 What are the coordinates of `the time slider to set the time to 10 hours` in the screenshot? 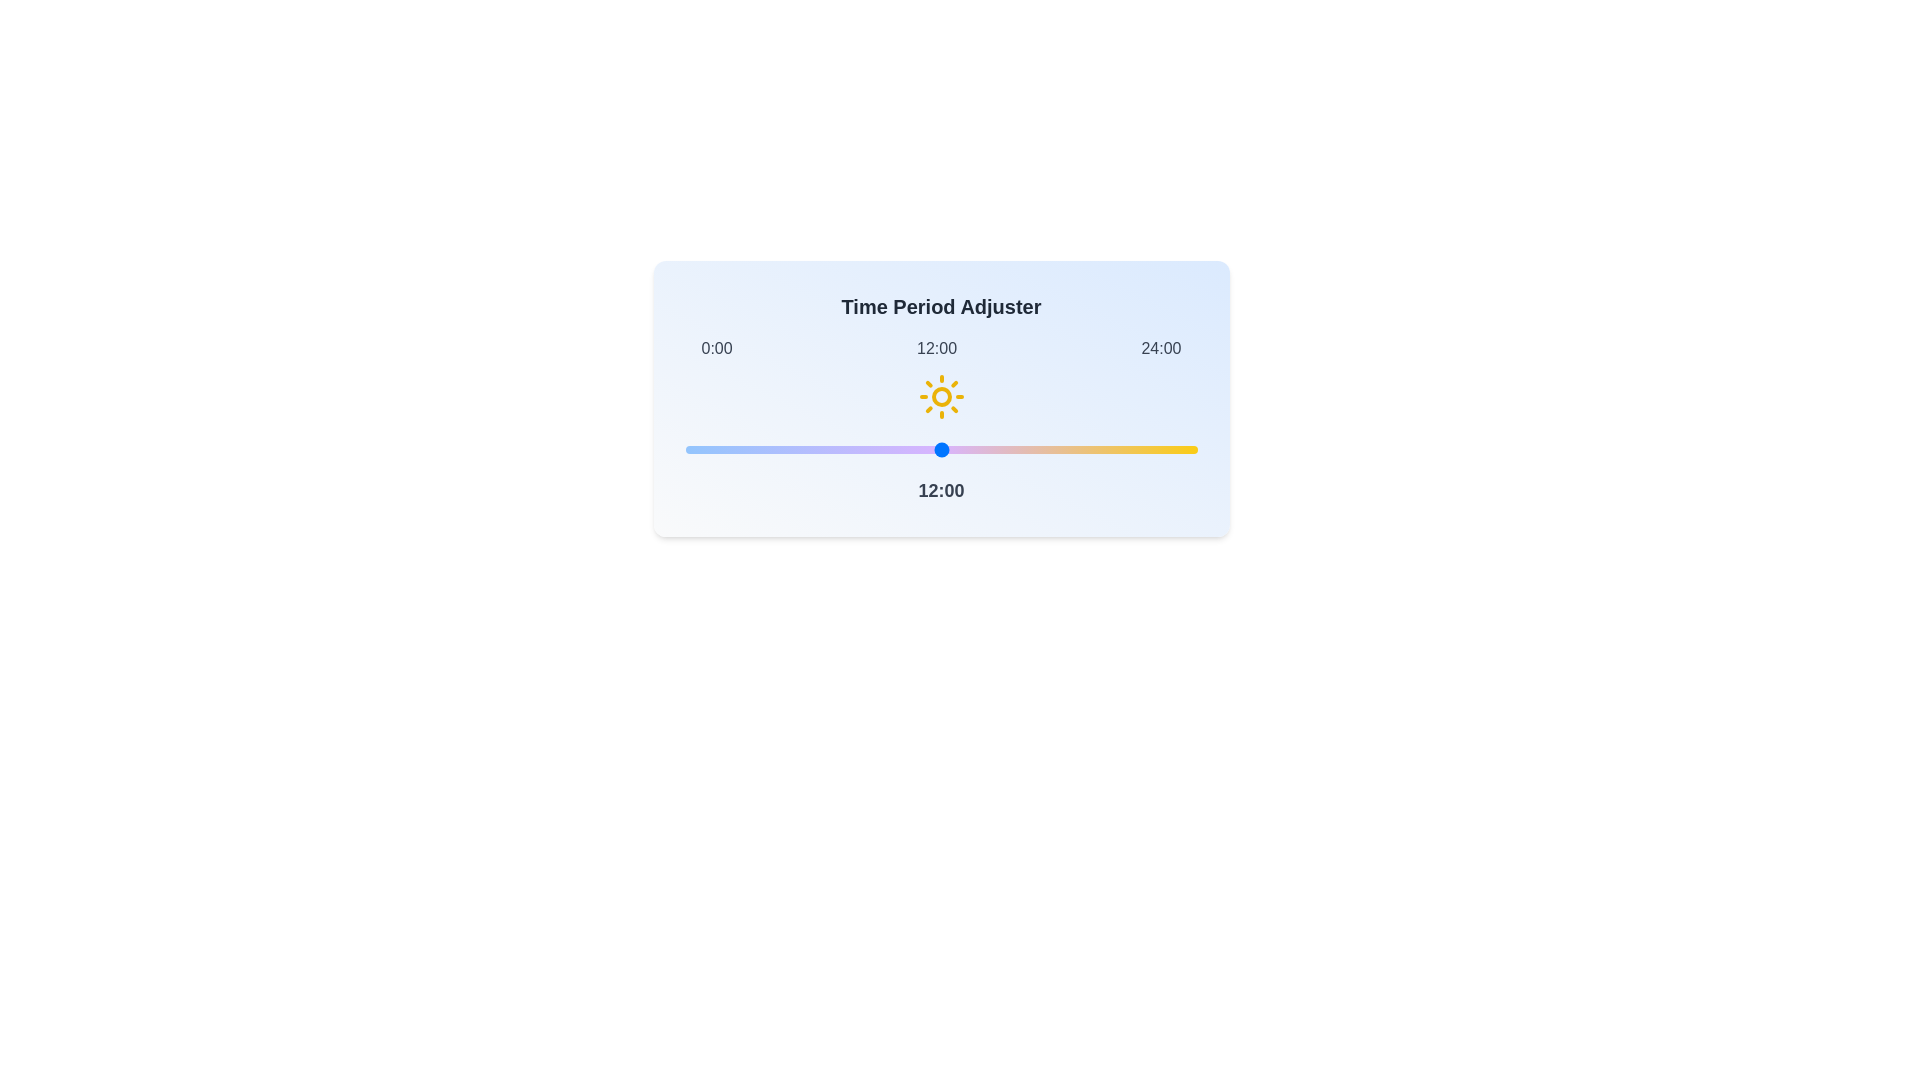 It's located at (897, 450).